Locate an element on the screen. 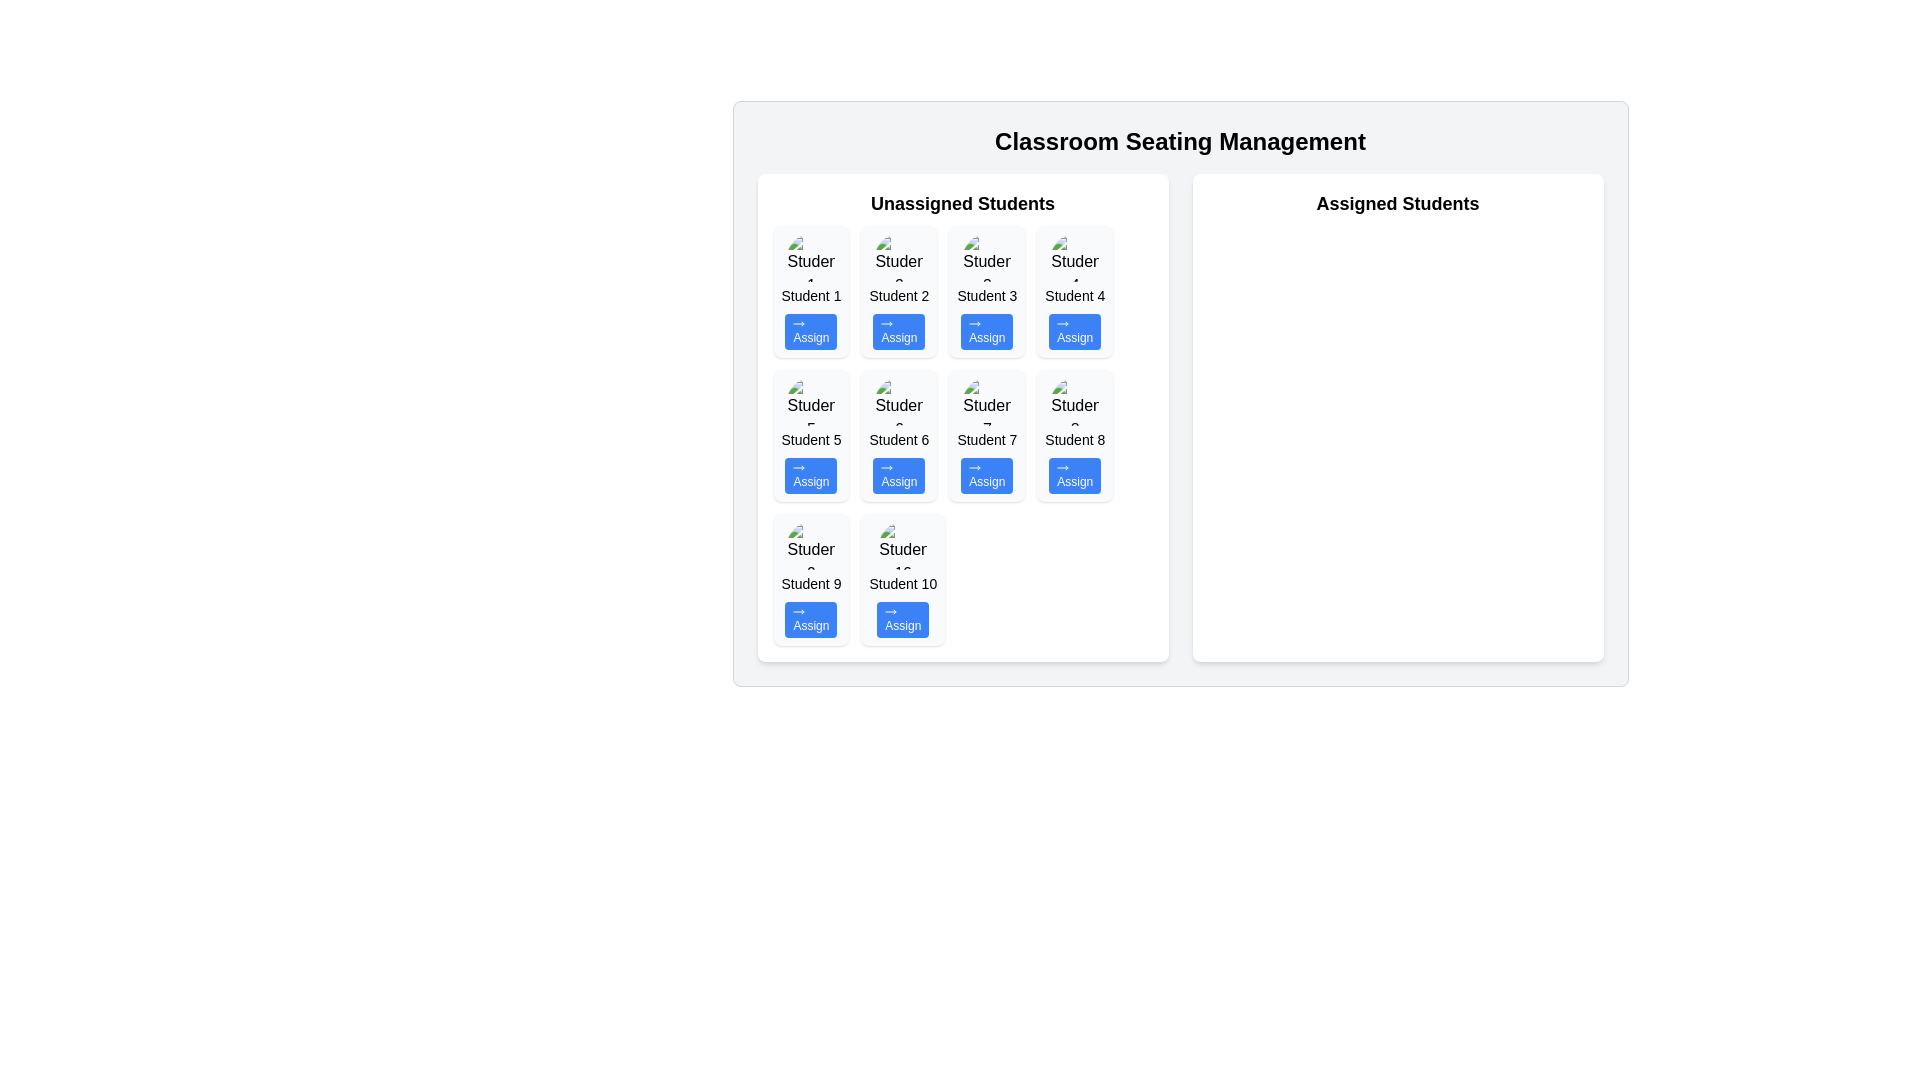 The image size is (1920, 1080). the small rightward arrow icon within the bright blue 'Assign' button for 'Student 3' in the 'Unassigned Students' section is located at coordinates (975, 323).